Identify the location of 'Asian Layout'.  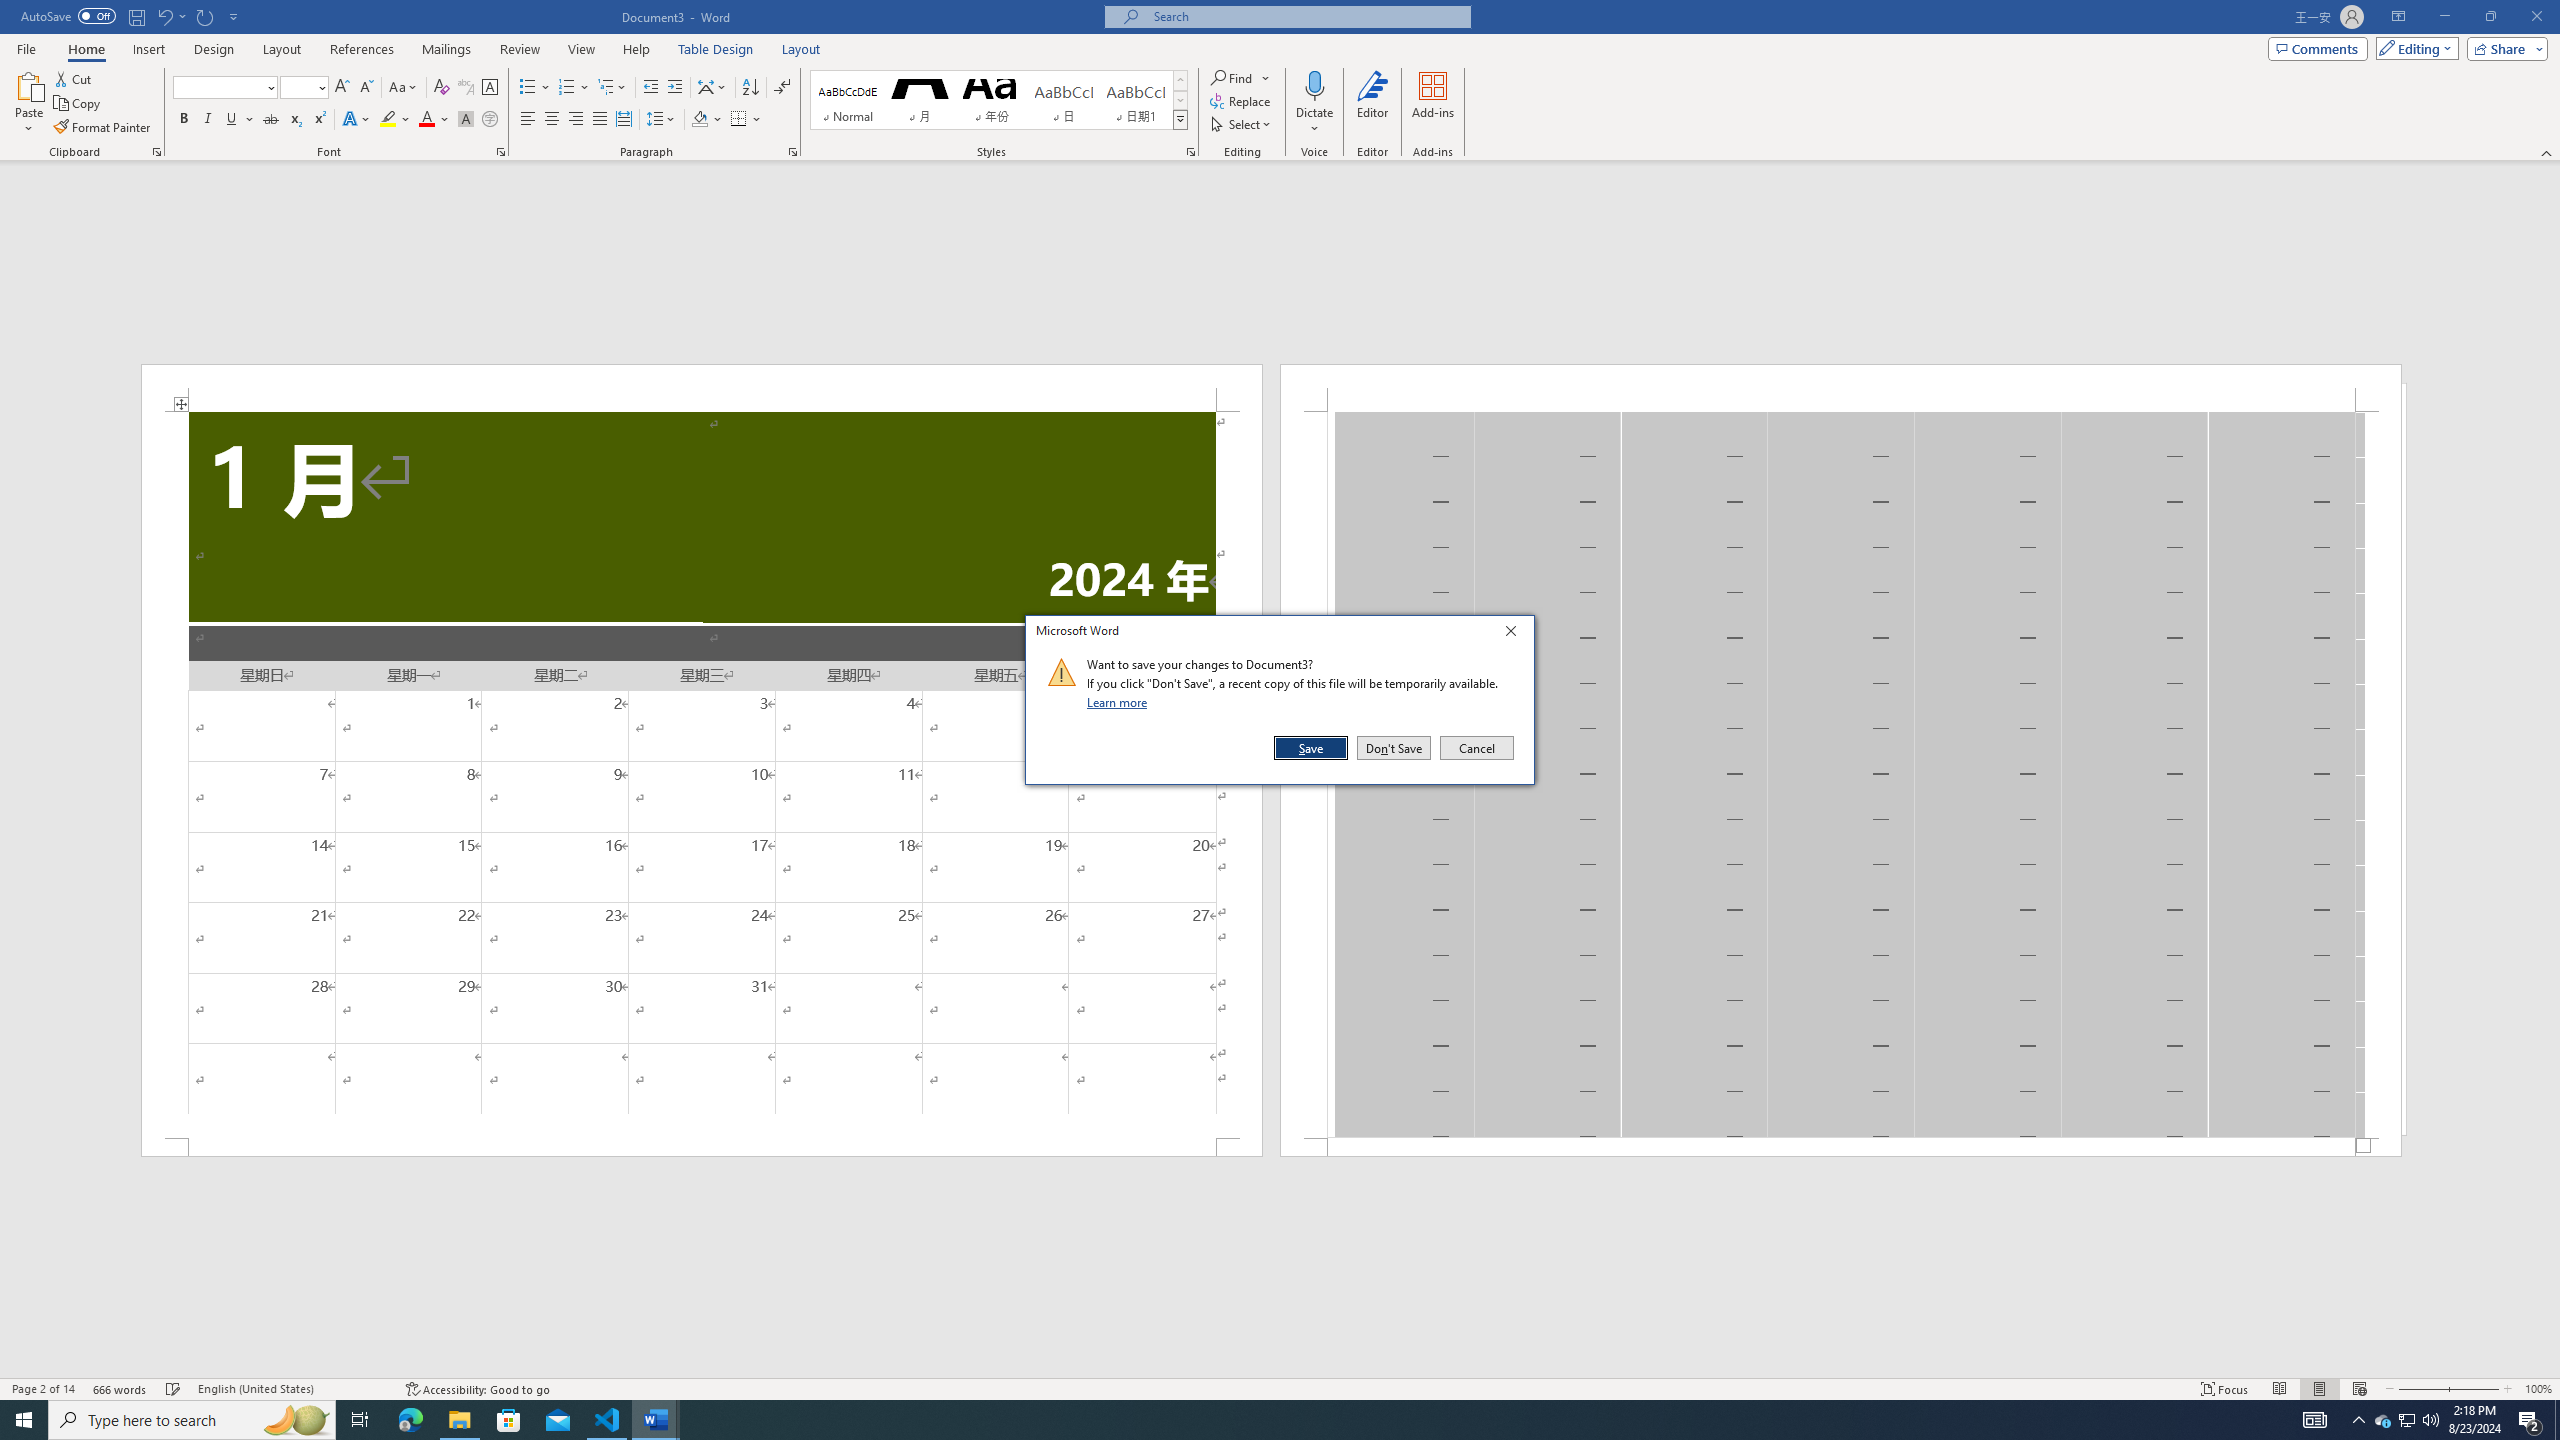
(712, 87).